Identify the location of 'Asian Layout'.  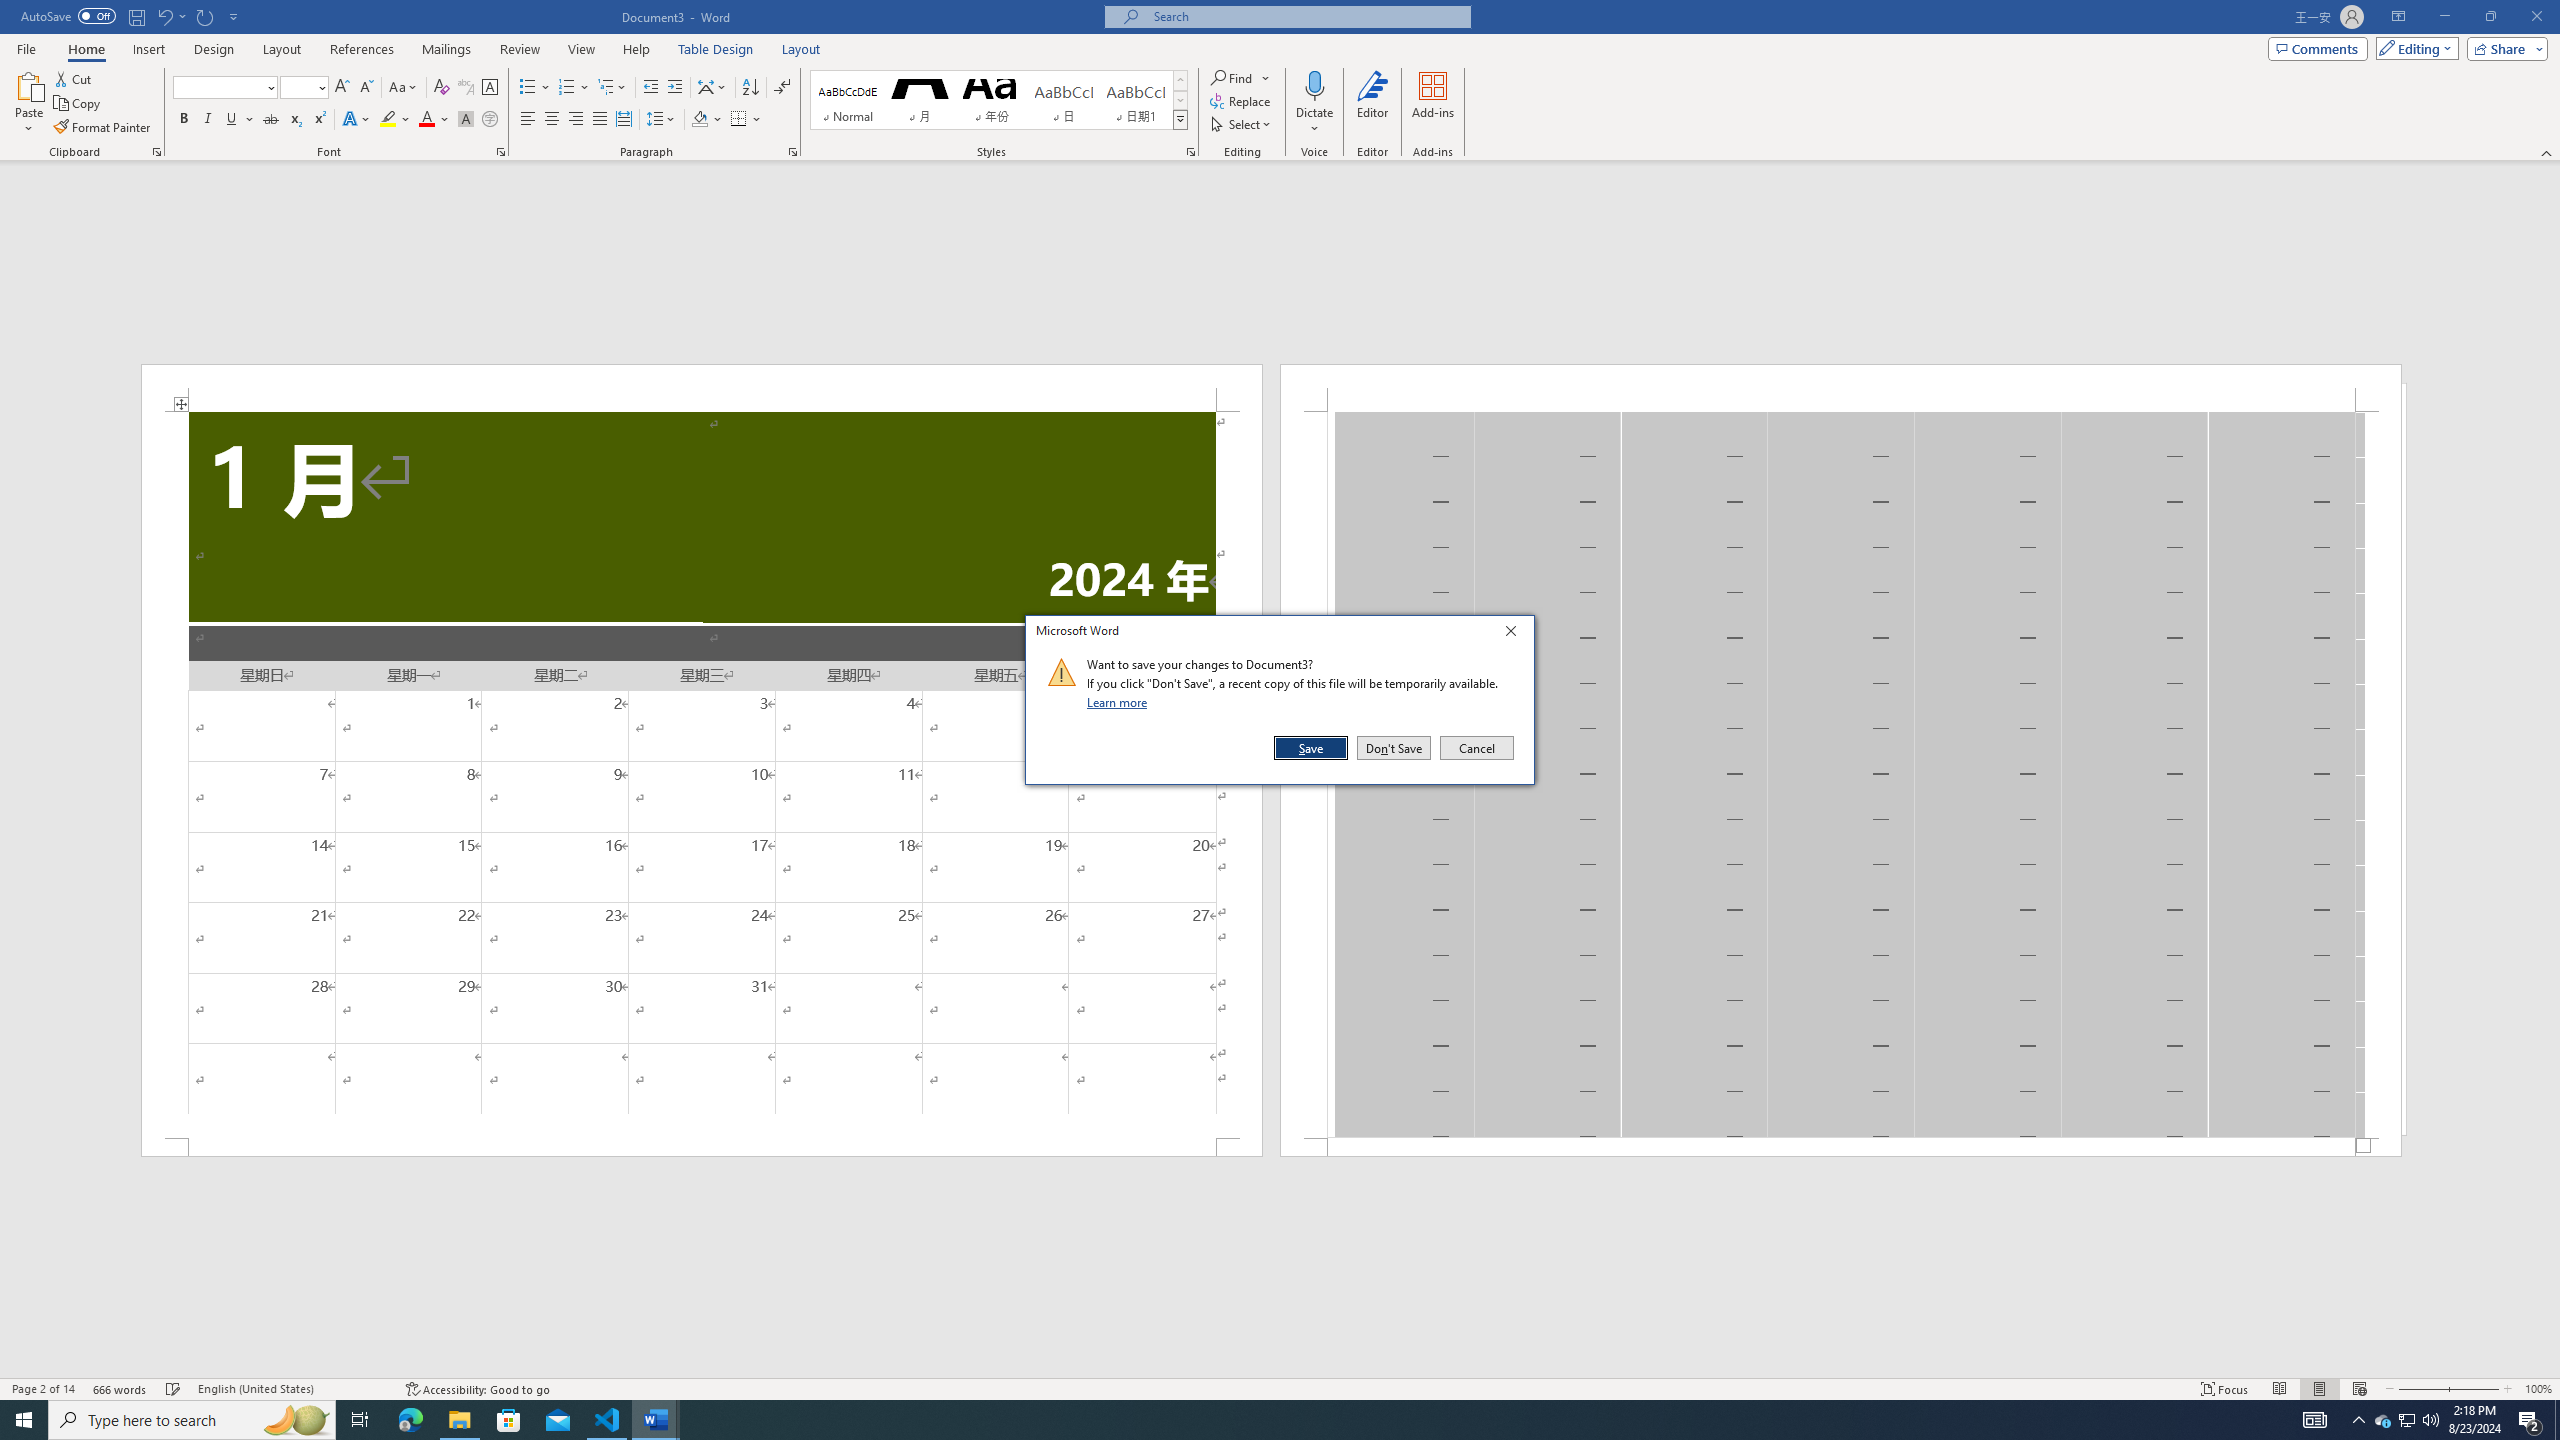
(712, 87).